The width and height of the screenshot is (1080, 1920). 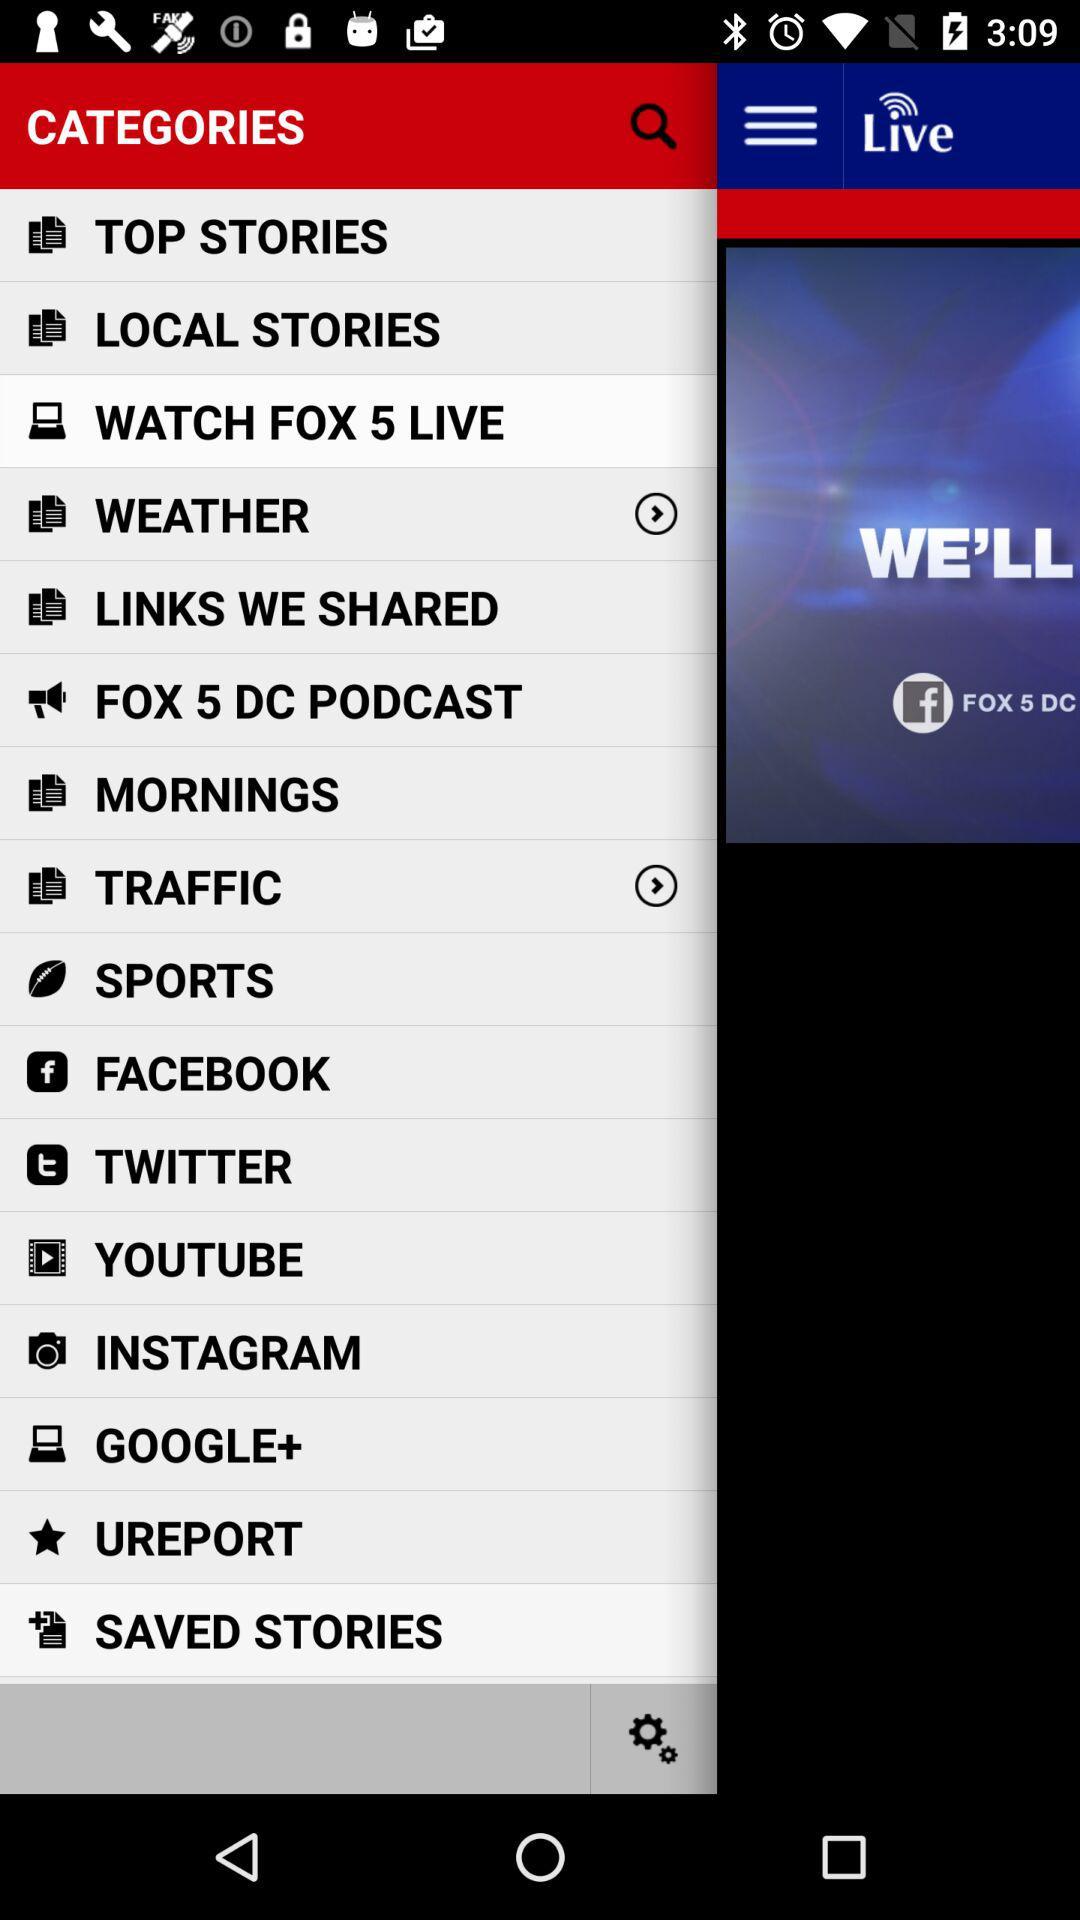 I want to click on twitter, so click(x=193, y=1165).